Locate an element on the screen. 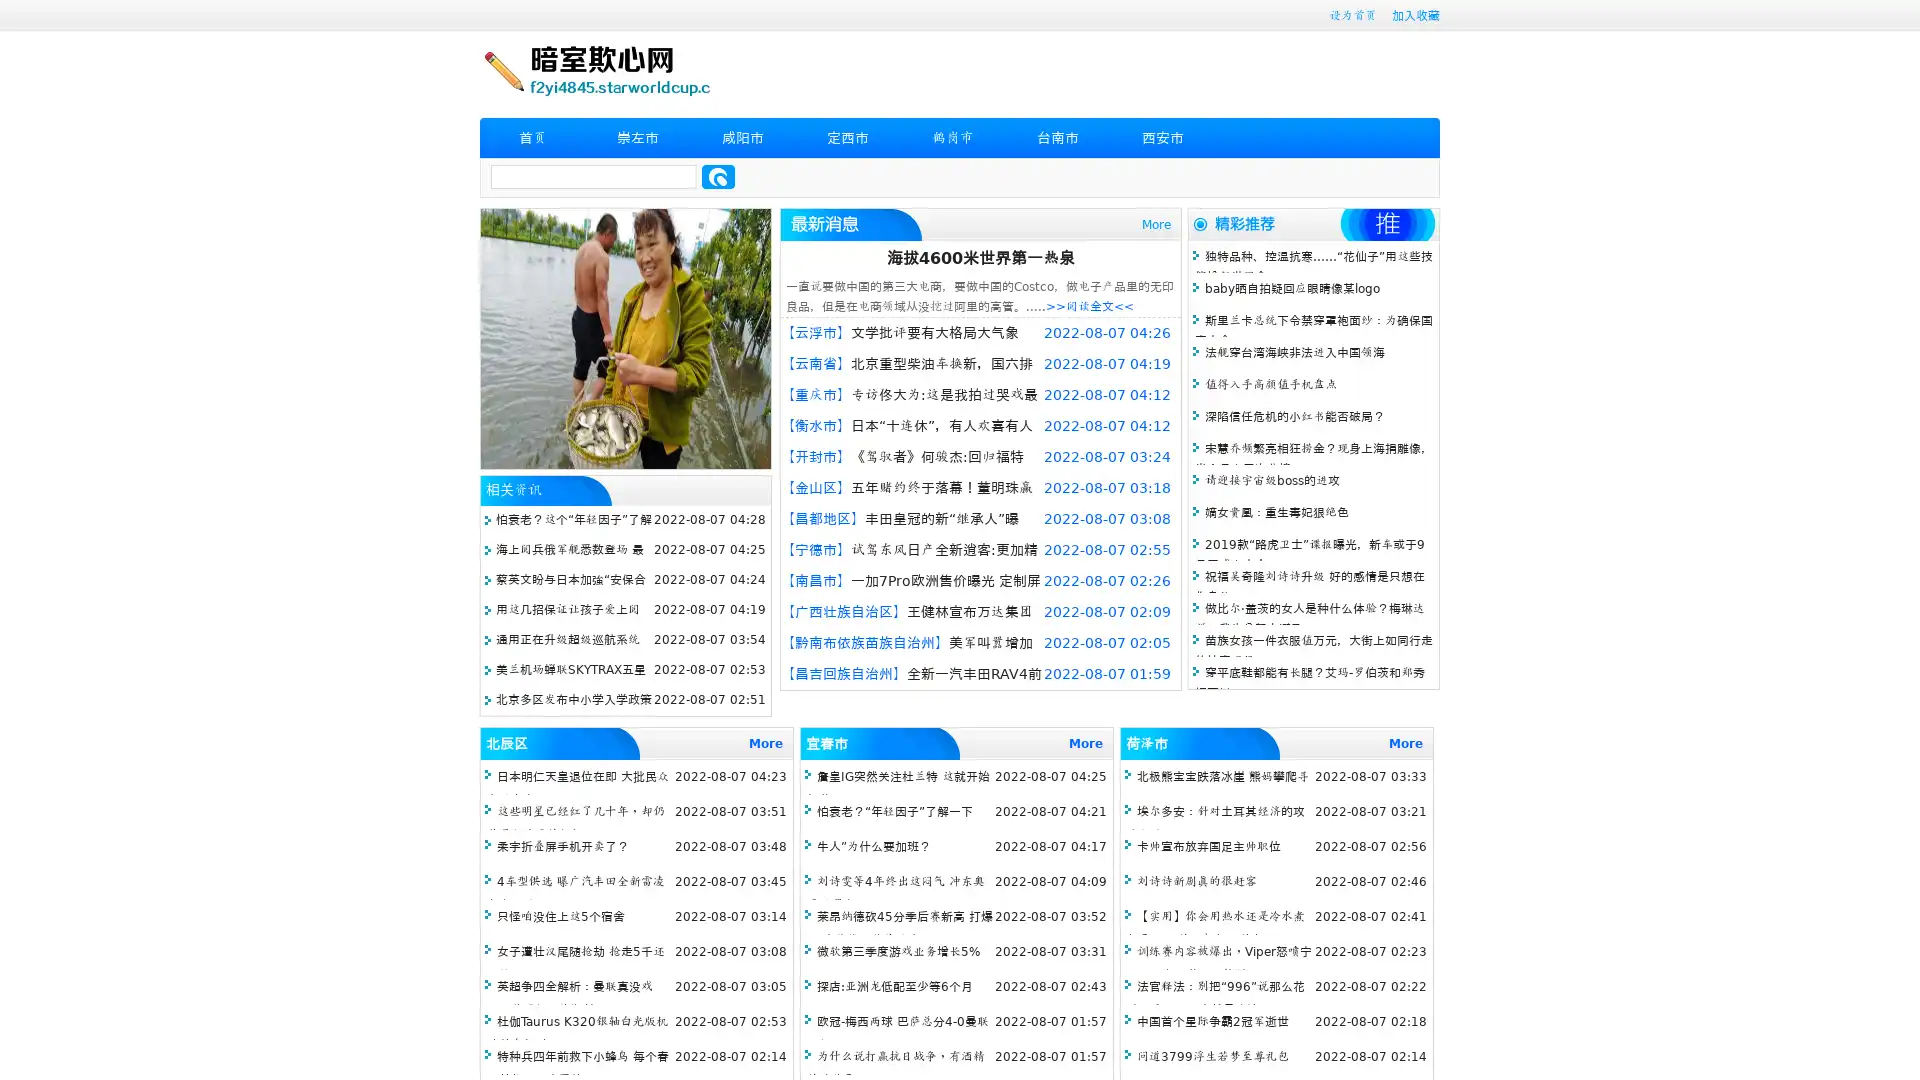  Search is located at coordinates (718, 176).